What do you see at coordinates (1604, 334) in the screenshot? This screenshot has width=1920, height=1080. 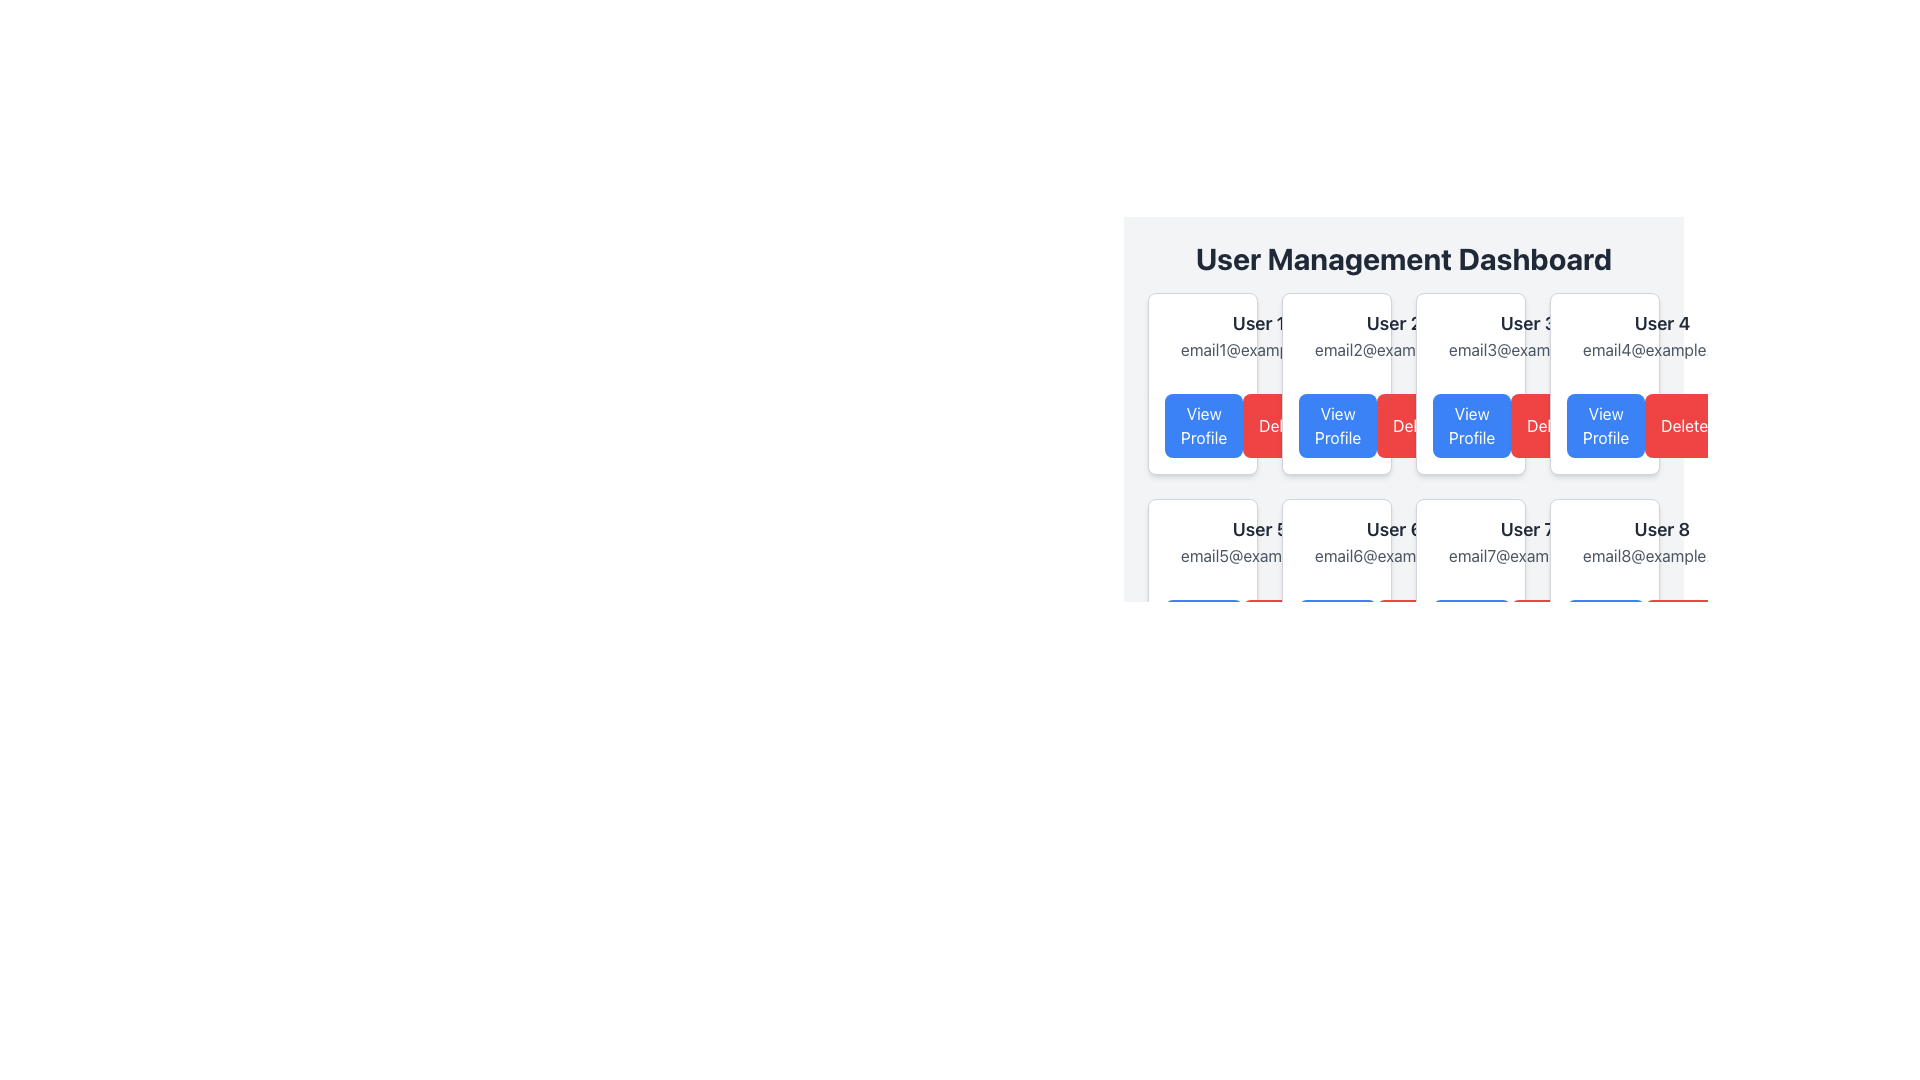 I see `the text label displaying 'email4@example.com' which is located below the title 'User 4' in the fourth card of a grid layout` at bounding box center [1604, 334].